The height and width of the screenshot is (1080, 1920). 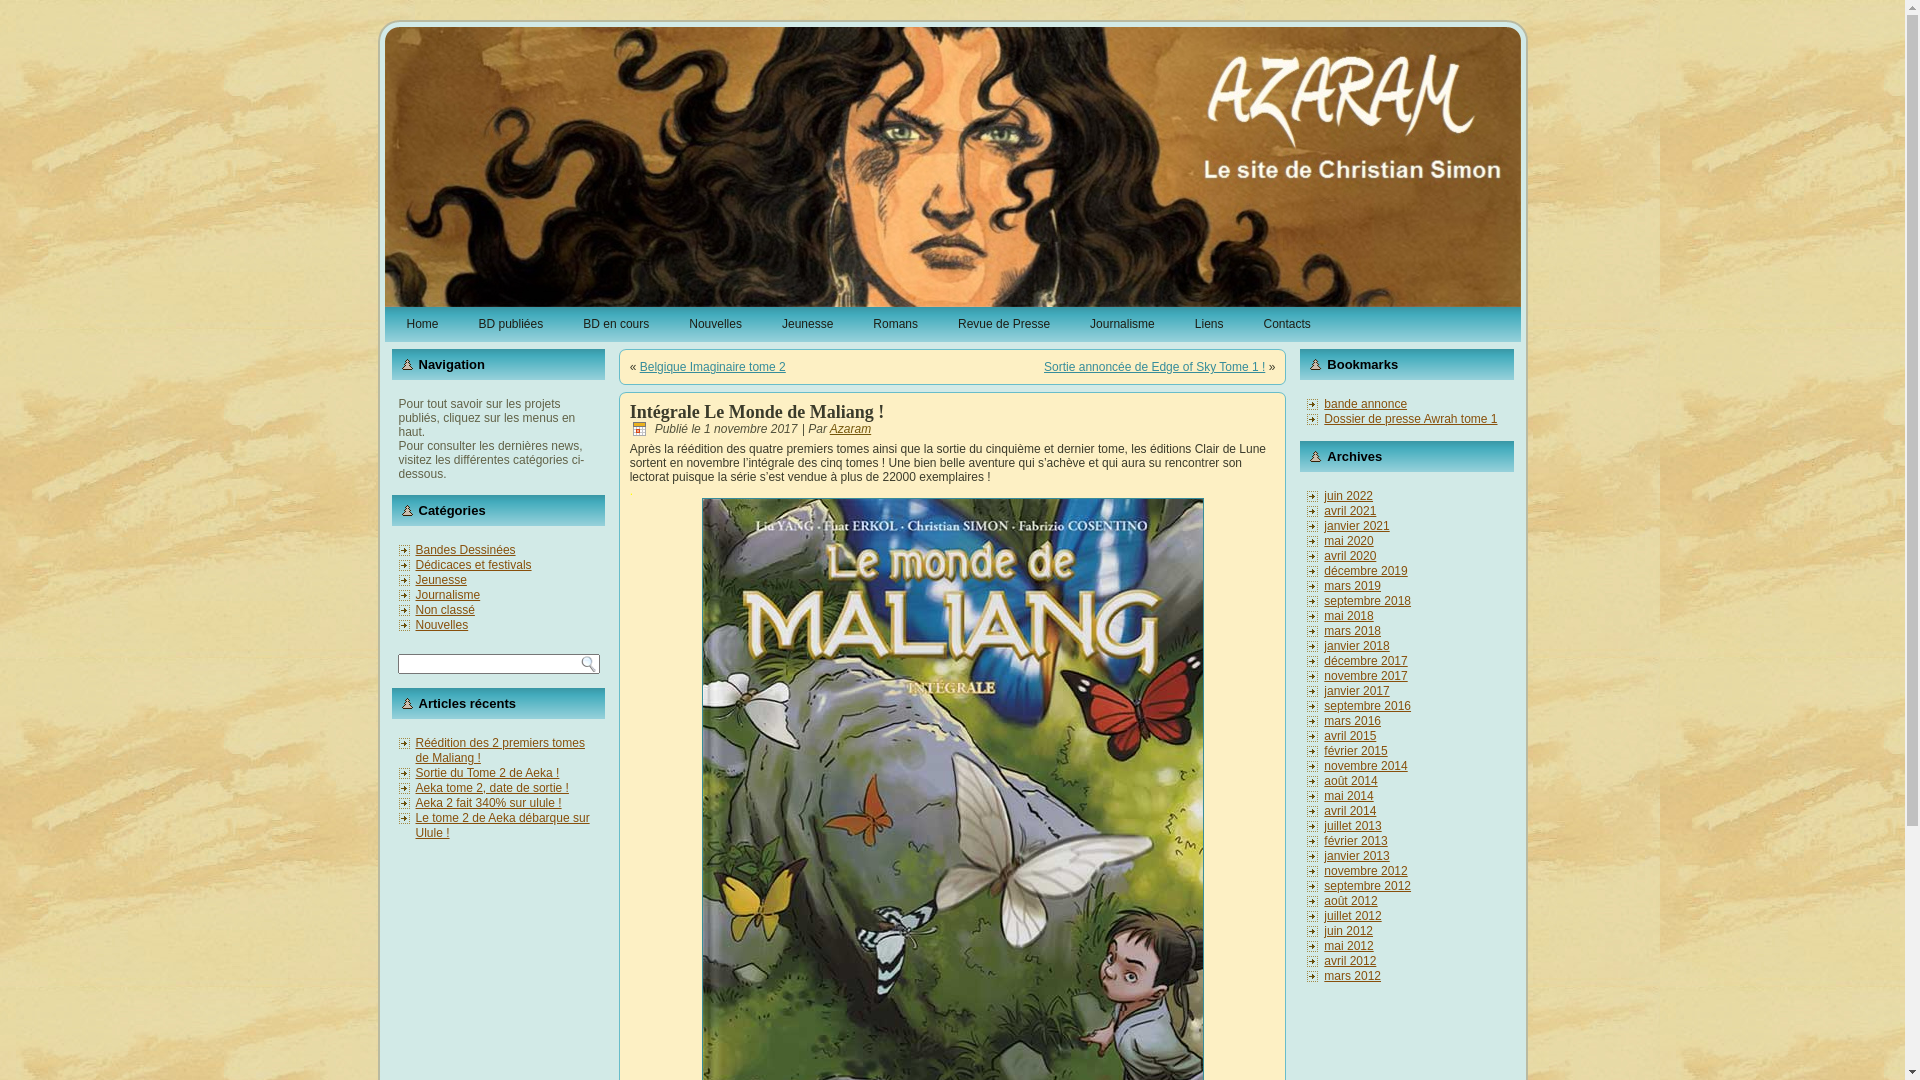 What do you see at coordinates (1072, 323) in the screenshot?
I see `'Journalisme'` at bounding box center [1072, 323].